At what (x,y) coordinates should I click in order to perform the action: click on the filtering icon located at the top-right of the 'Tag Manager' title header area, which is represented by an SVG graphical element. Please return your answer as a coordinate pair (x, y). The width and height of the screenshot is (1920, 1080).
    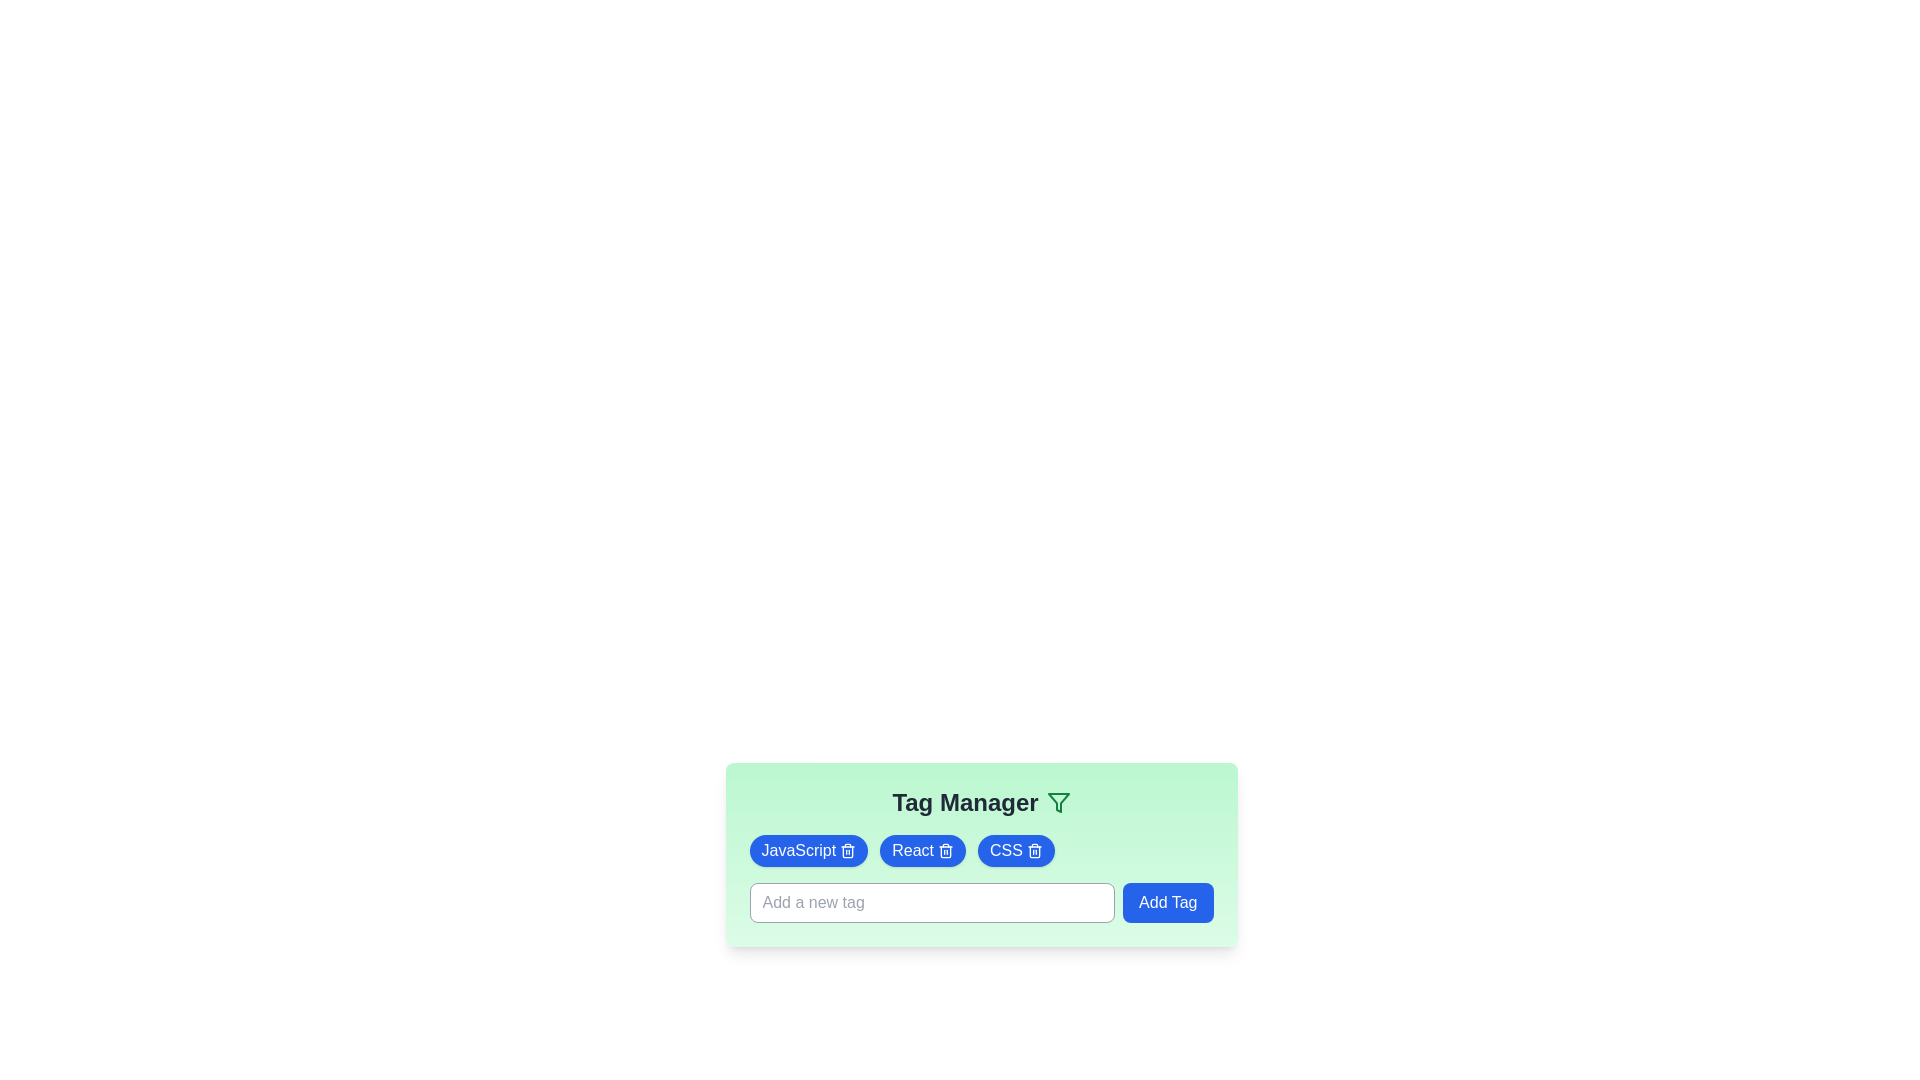
    Looking at the image, I should click on (1057, 801).